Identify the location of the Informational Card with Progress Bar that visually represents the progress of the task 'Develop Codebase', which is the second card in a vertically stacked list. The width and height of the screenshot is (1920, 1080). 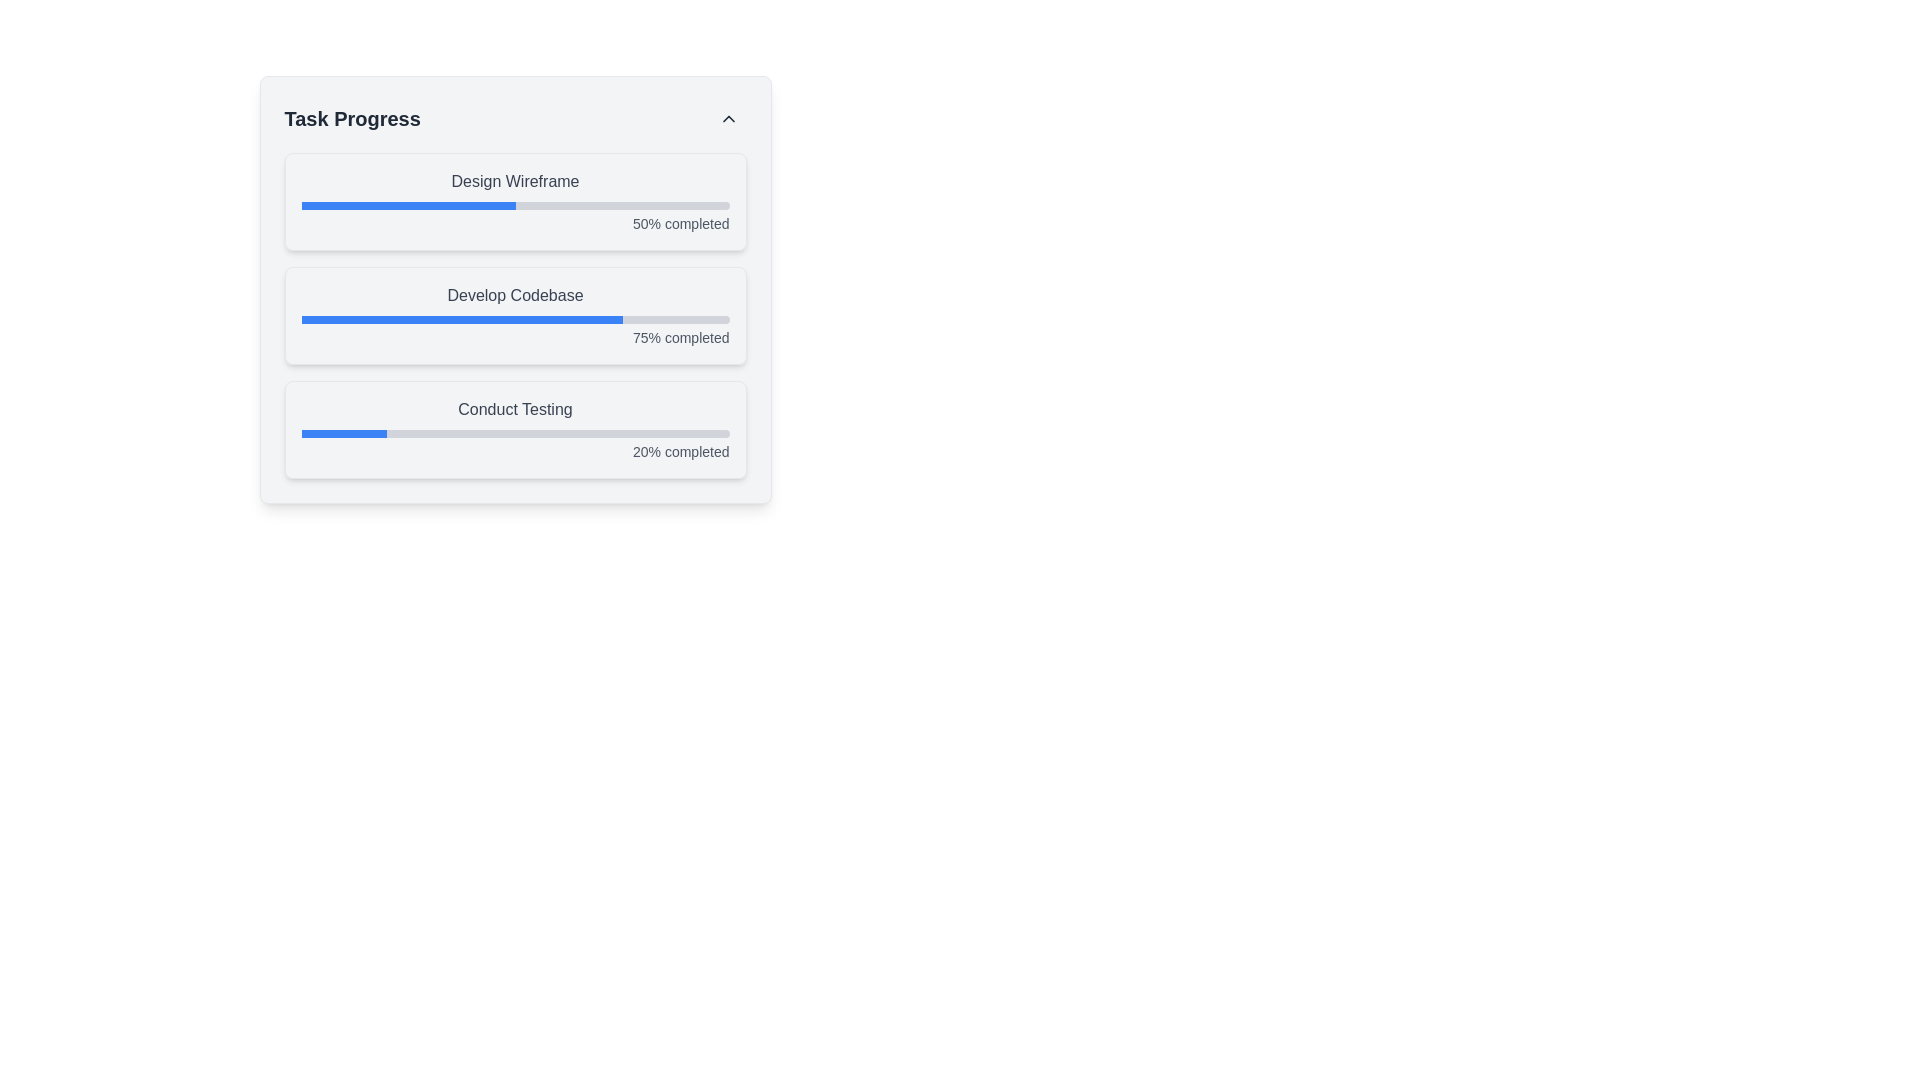
(515, 315).